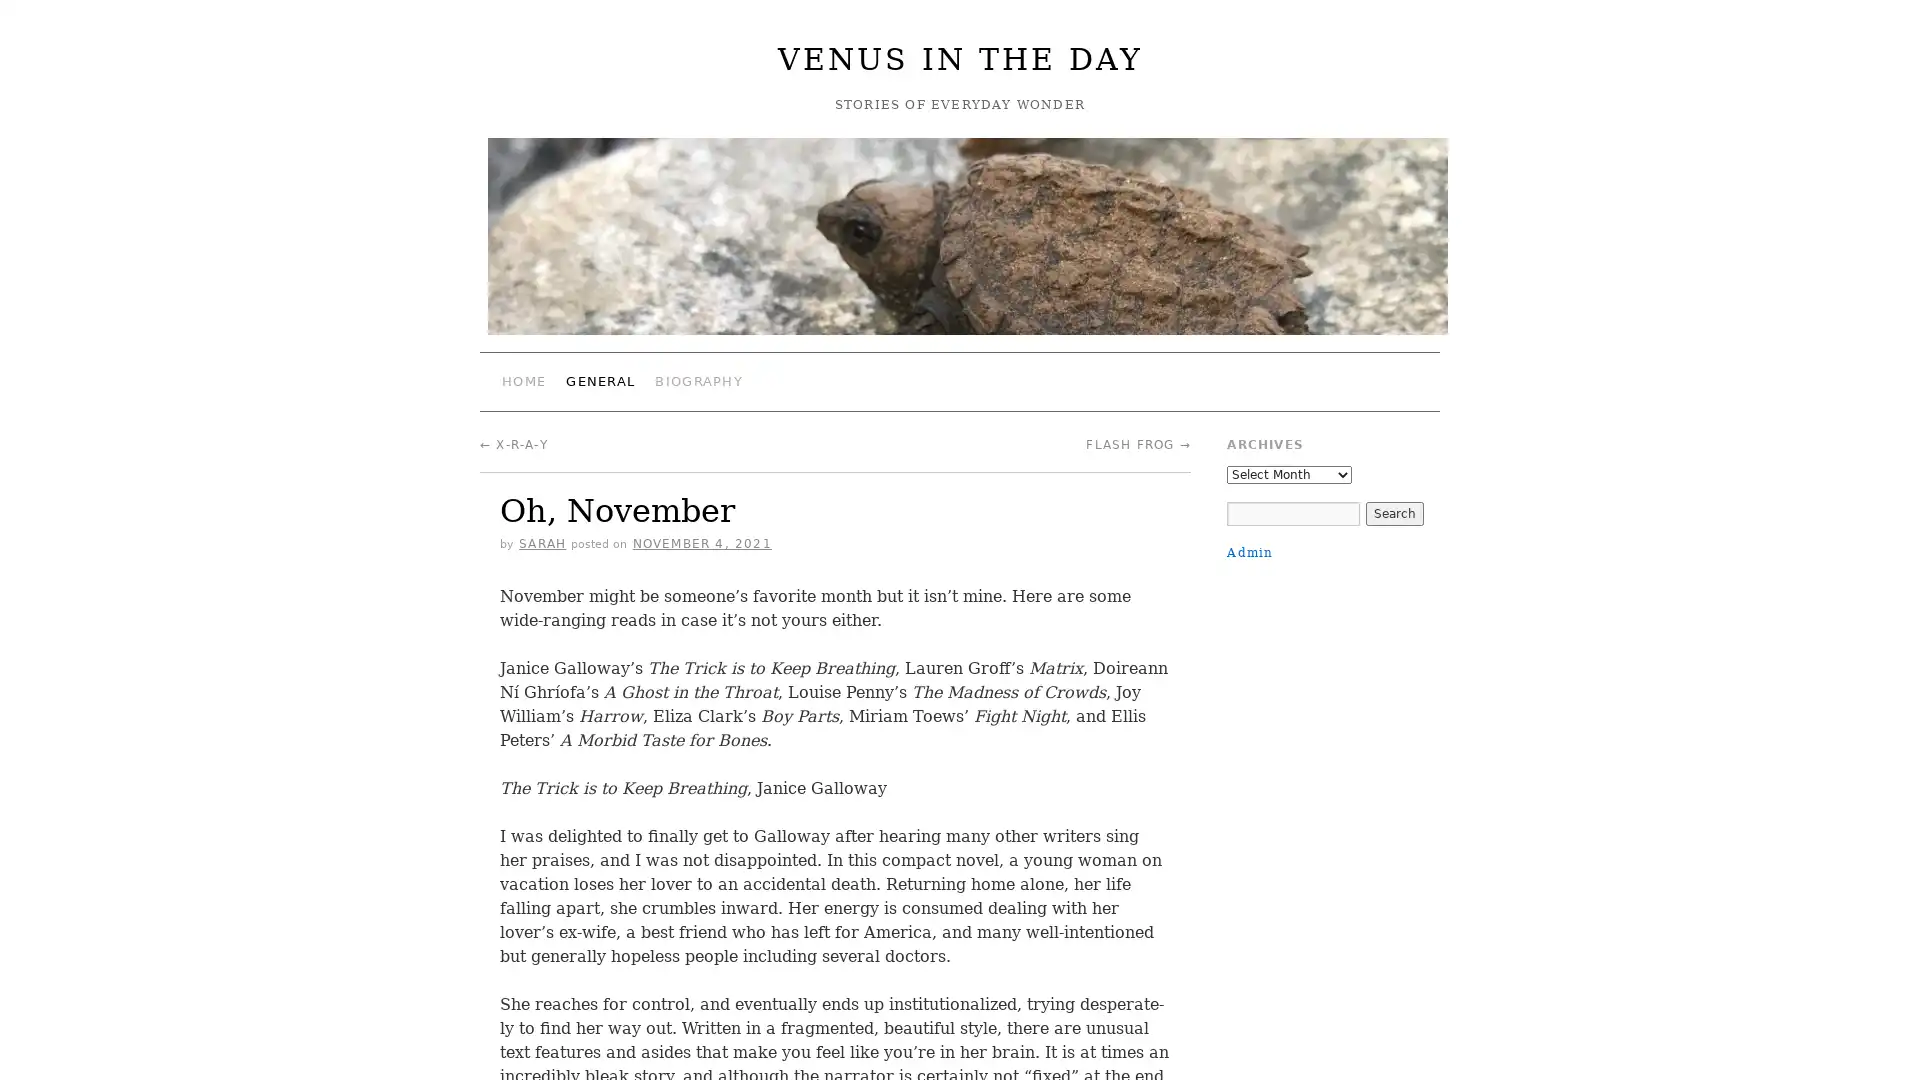 The height and width of the screenshot is (1080, 1920). Describe the element at coordinates (1392, 512) in the screenshot. I see `Search` at that location.